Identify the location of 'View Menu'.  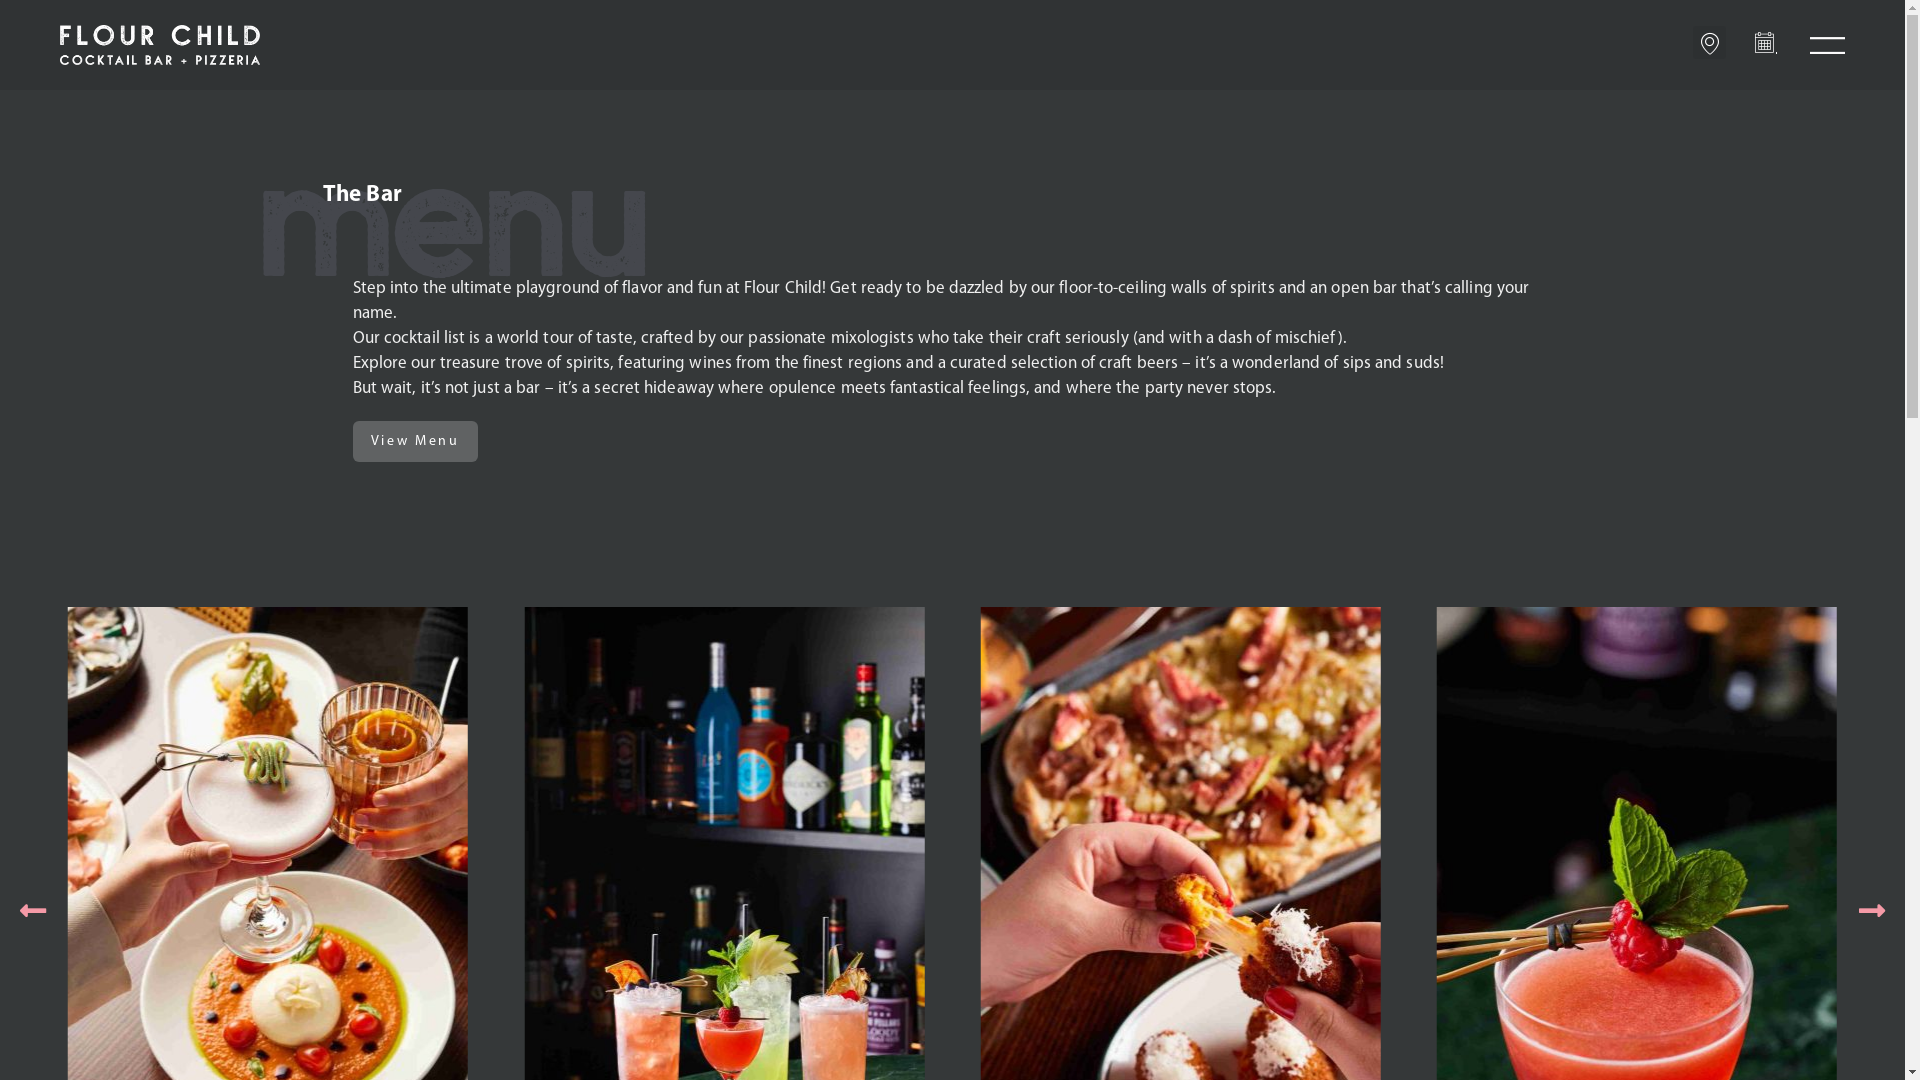
(413, 440).